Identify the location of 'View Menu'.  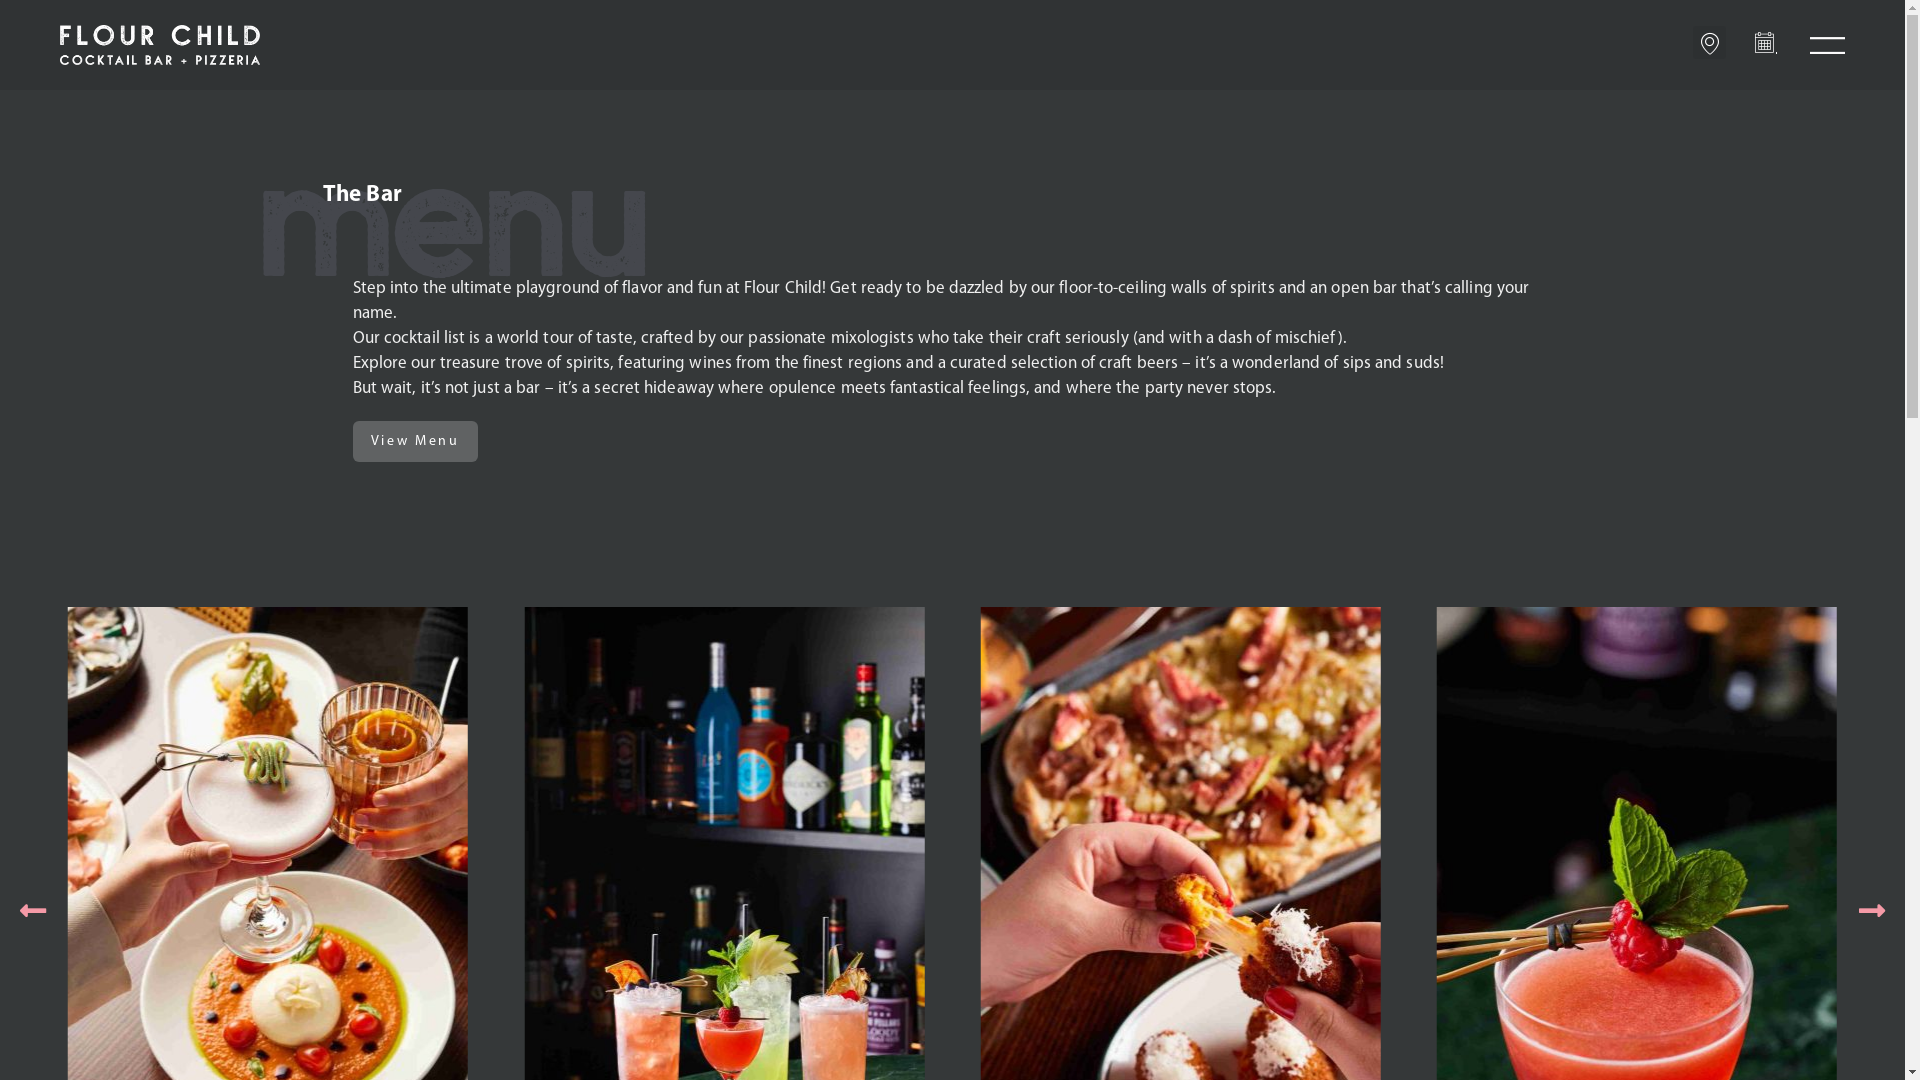
(413, 440).